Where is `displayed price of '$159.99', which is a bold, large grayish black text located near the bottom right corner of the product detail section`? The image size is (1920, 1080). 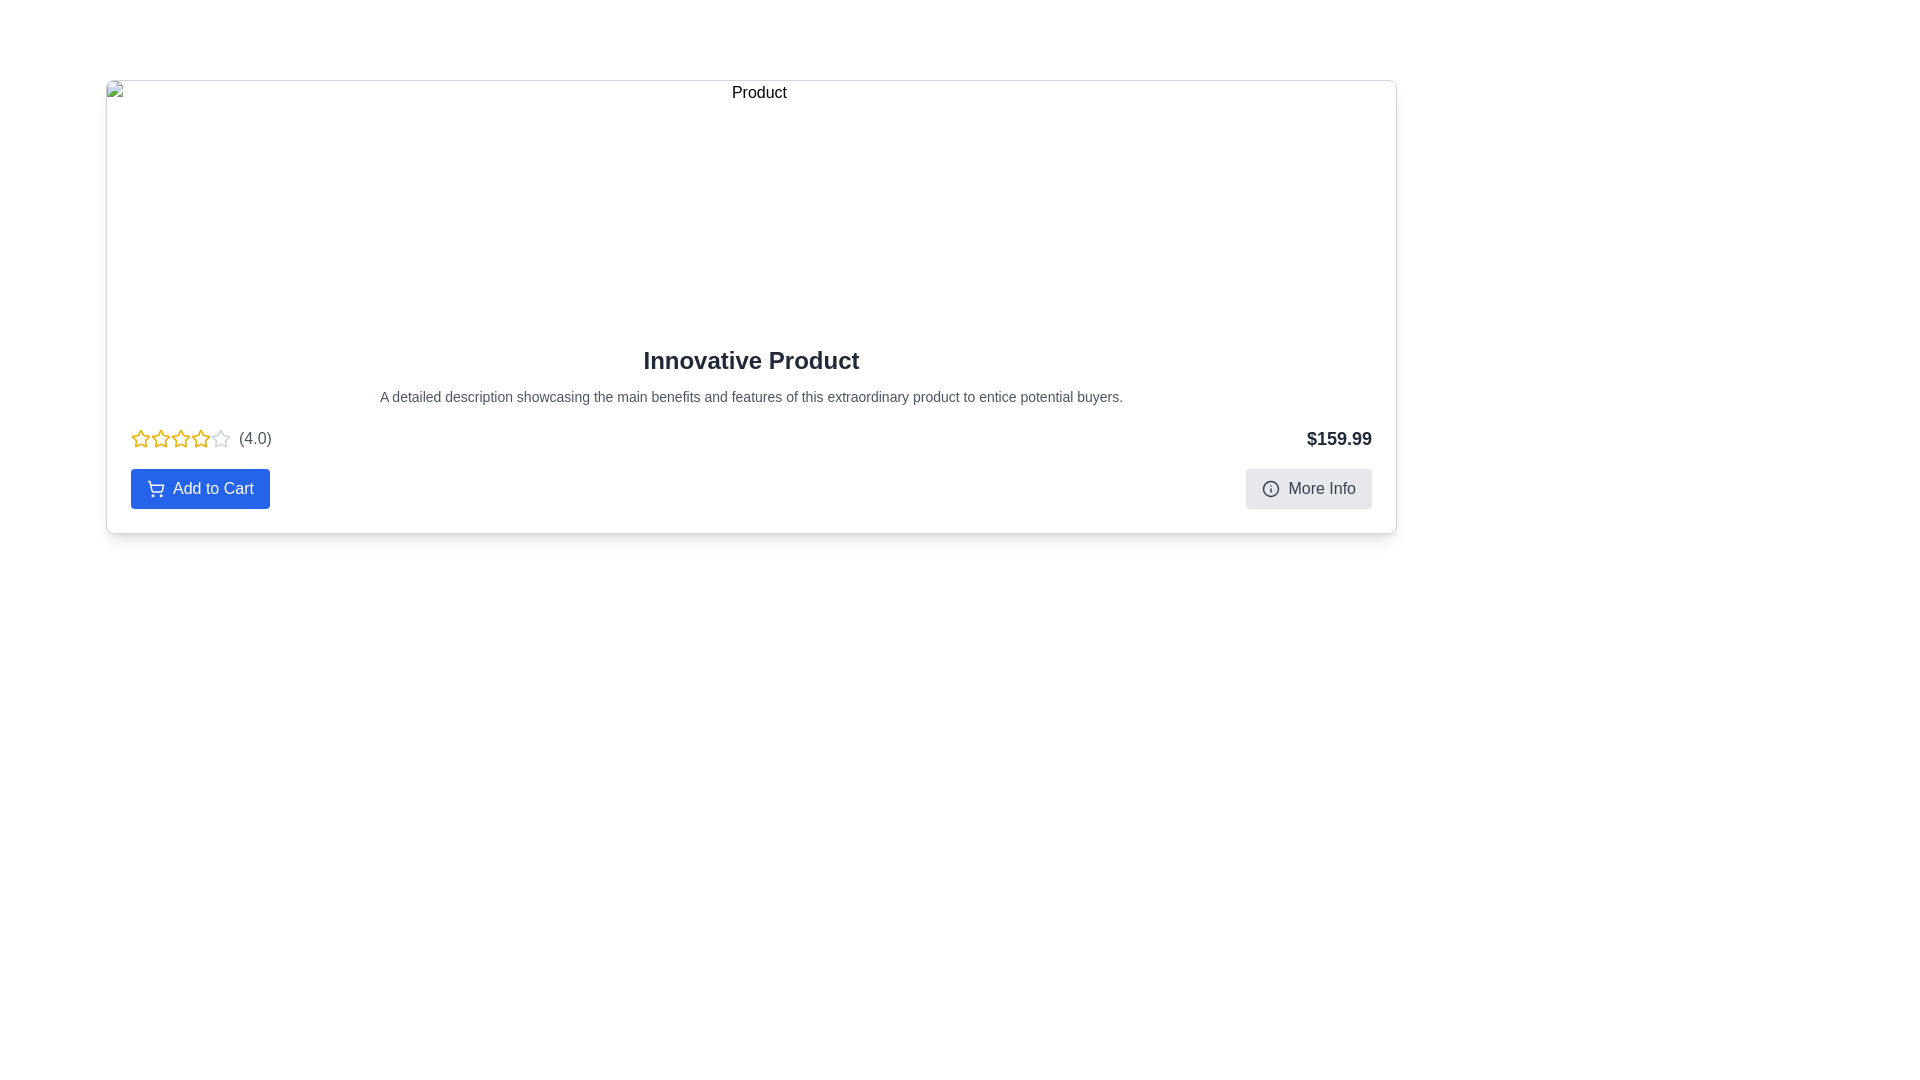
displayed price of '$159.99', which is a bold, large grayish black text located near the bottom right corner of the product detail section is located at coordinates (1339, 438).